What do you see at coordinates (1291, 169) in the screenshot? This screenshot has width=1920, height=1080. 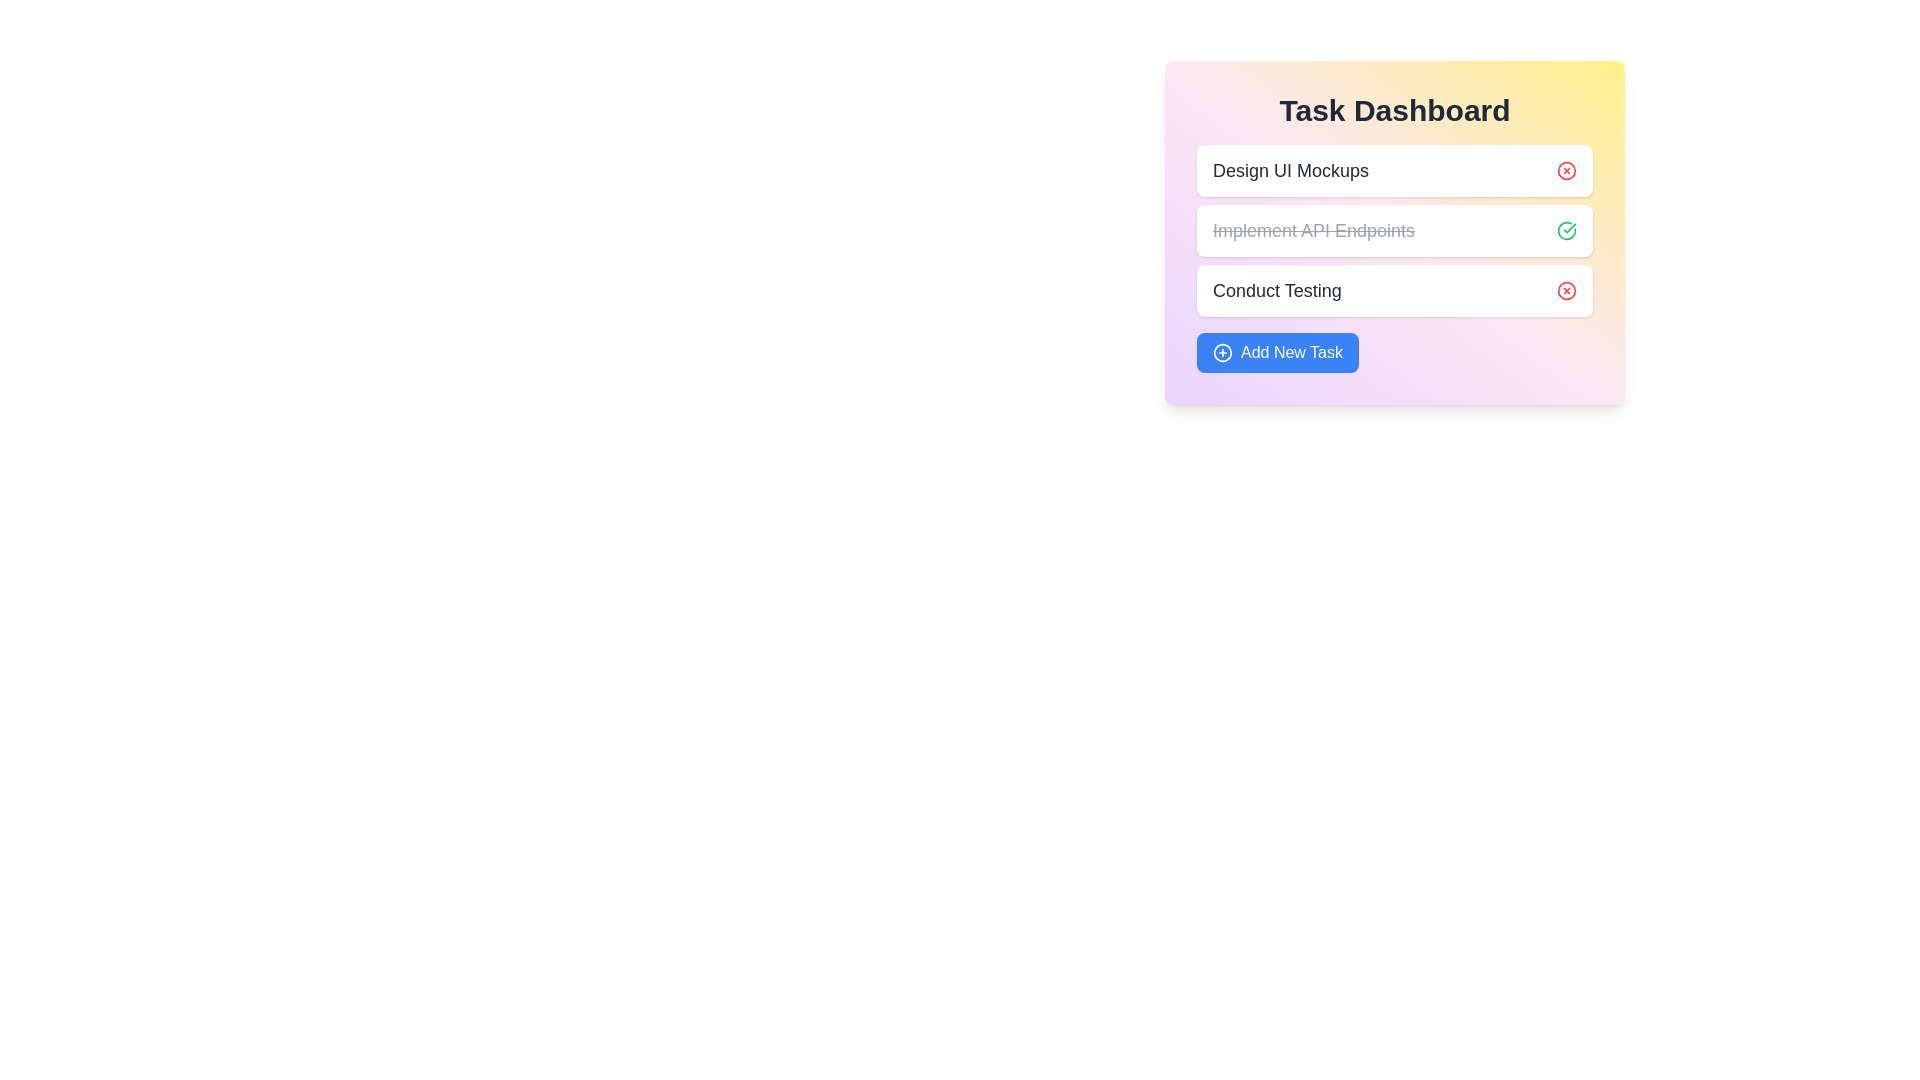 I see `the task title 'Design UI Mockups' to select it` at bounding box center [1291, 169].